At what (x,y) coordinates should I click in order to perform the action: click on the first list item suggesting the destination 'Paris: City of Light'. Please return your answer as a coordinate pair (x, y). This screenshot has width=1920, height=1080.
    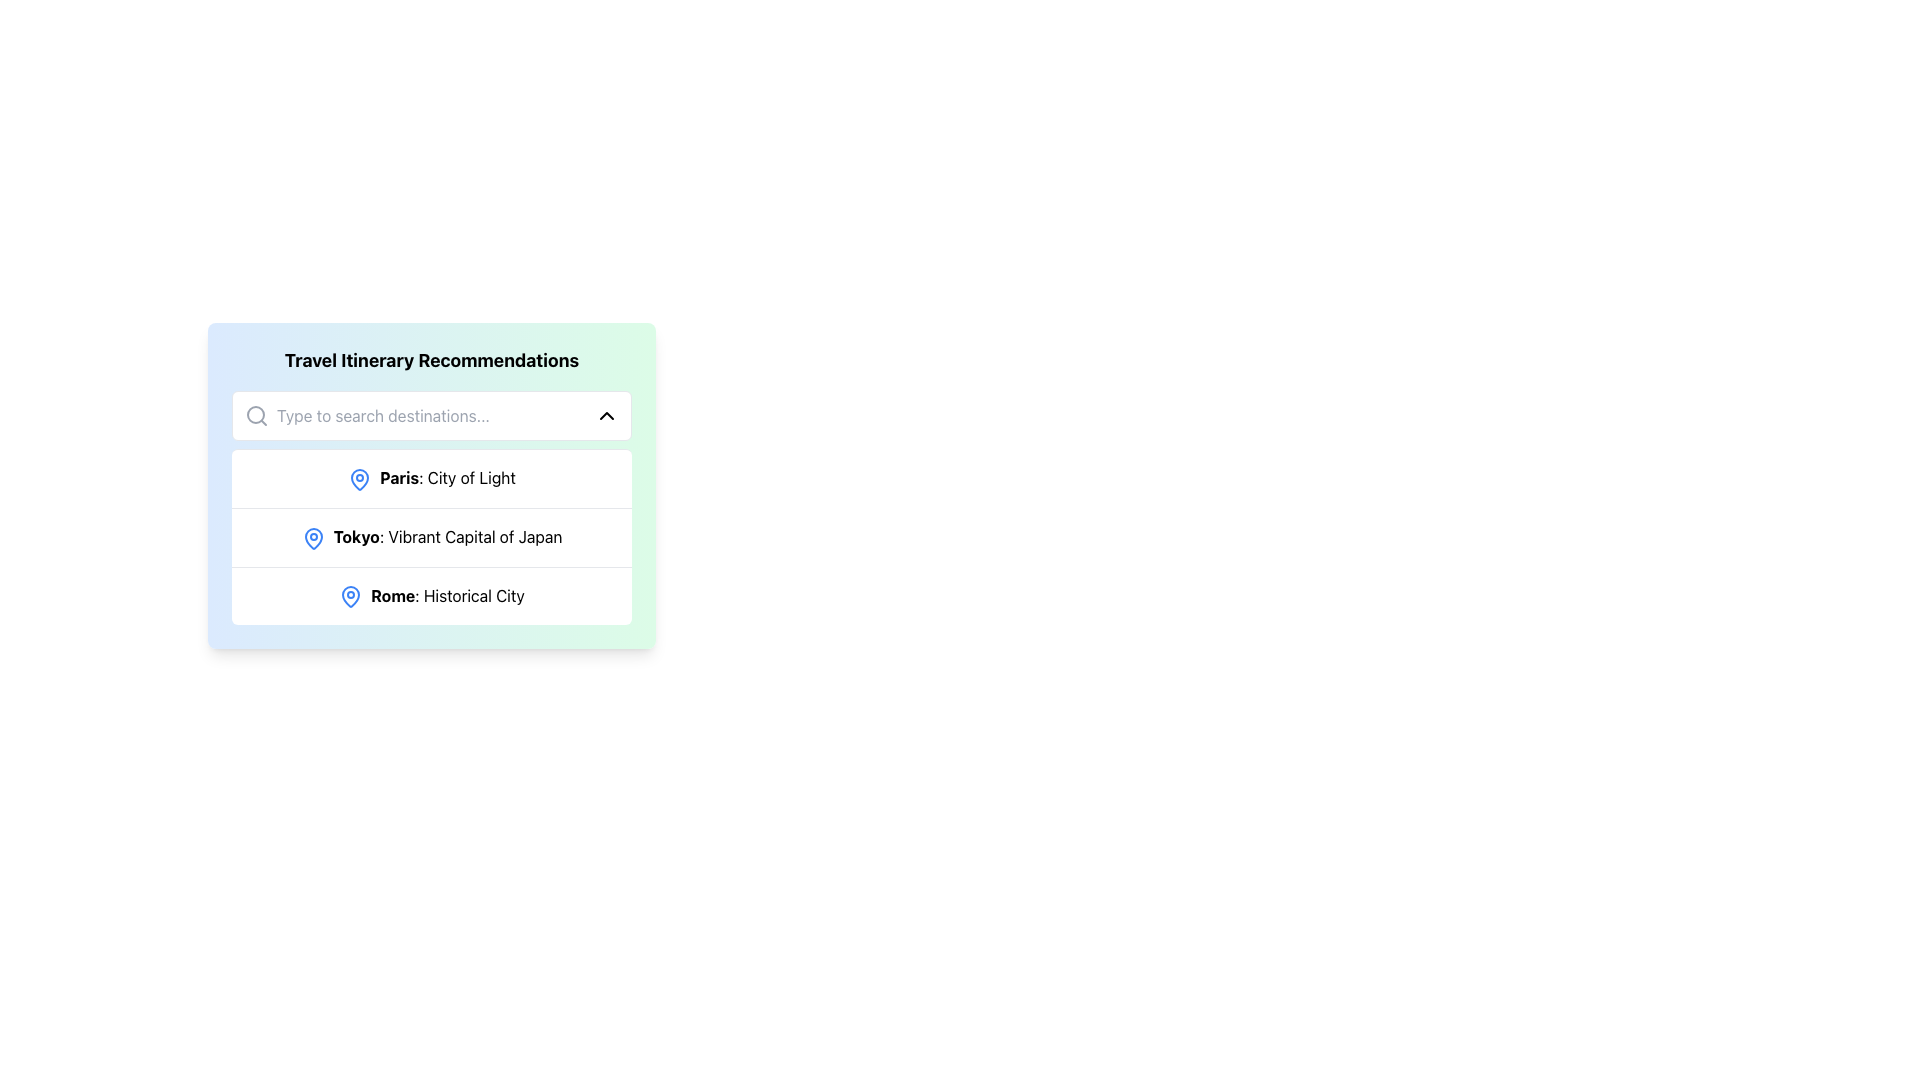
    Looking at the image, I should click on (431, 478).